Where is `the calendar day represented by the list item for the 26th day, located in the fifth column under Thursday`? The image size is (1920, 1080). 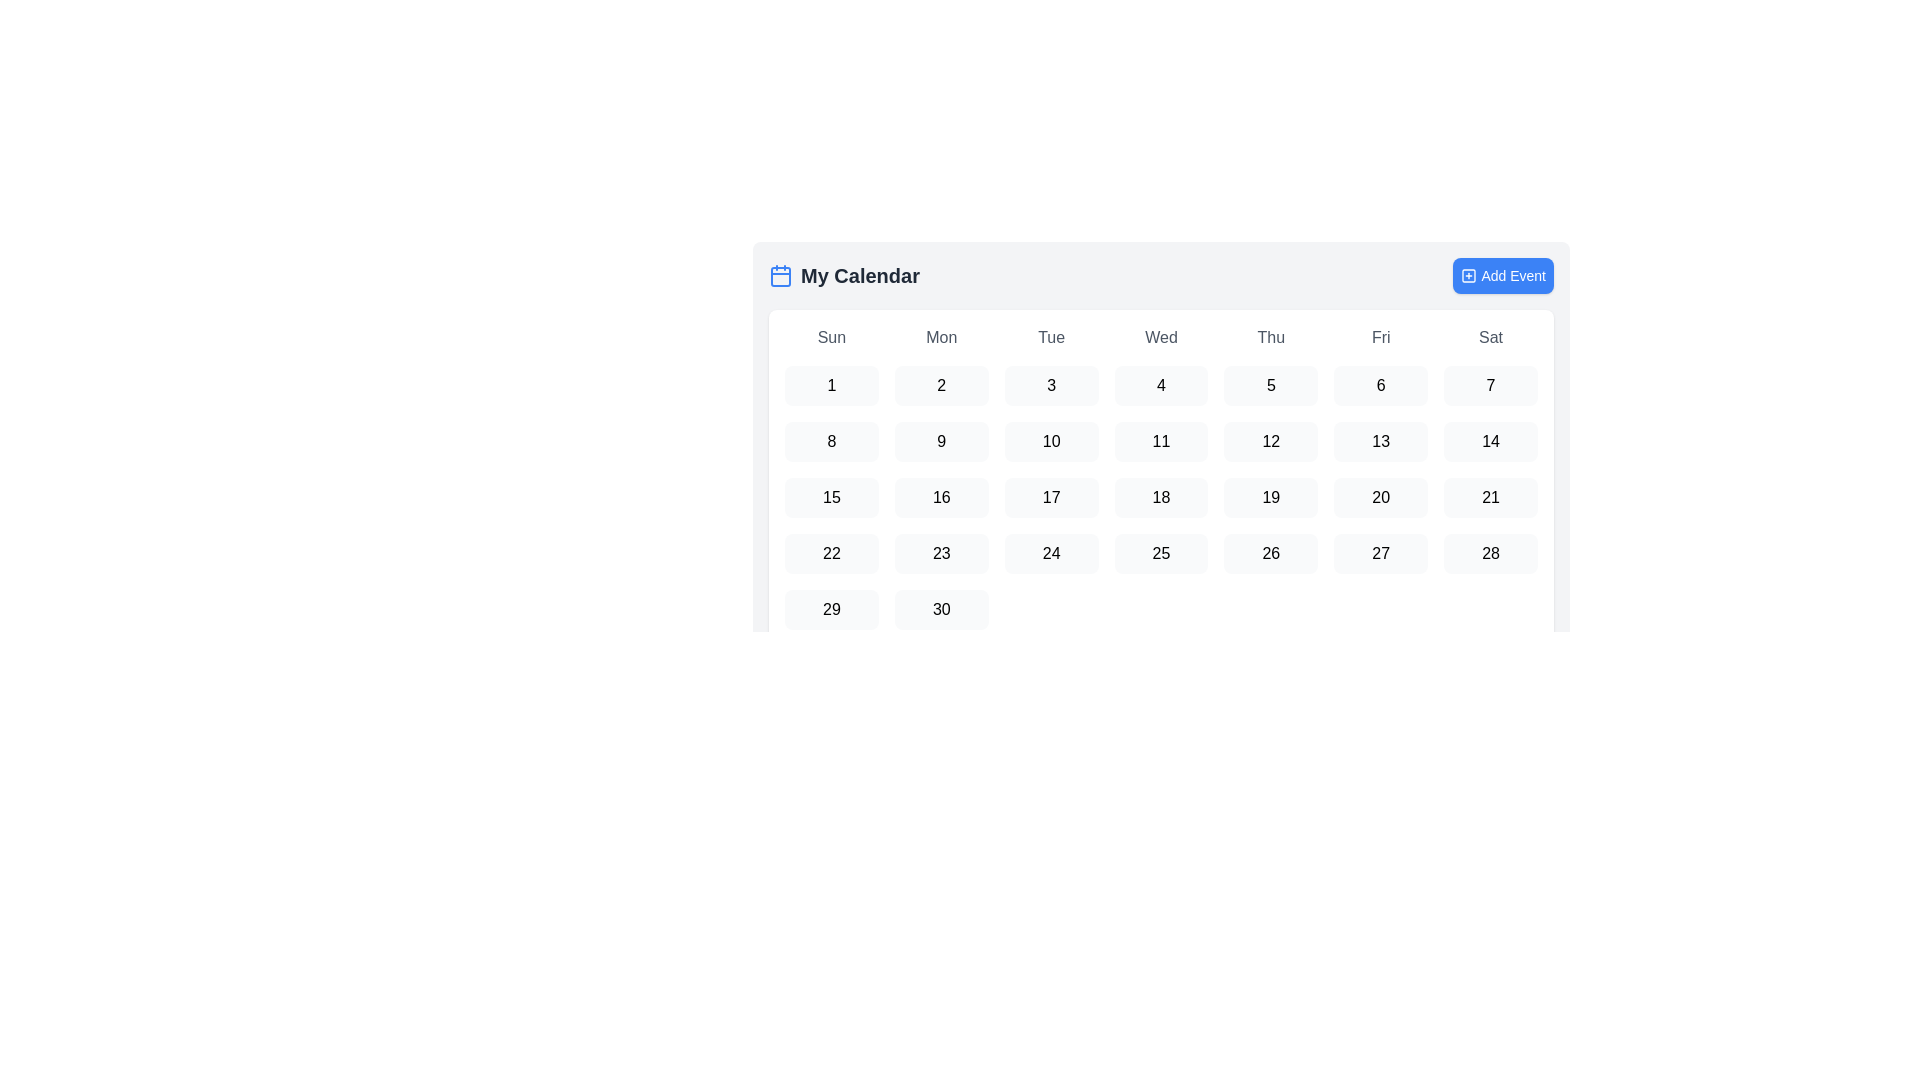
the calendar day represented by the list item for the 26th day, located in the fifth column under Thursday is located at coordinates (1270, 554).